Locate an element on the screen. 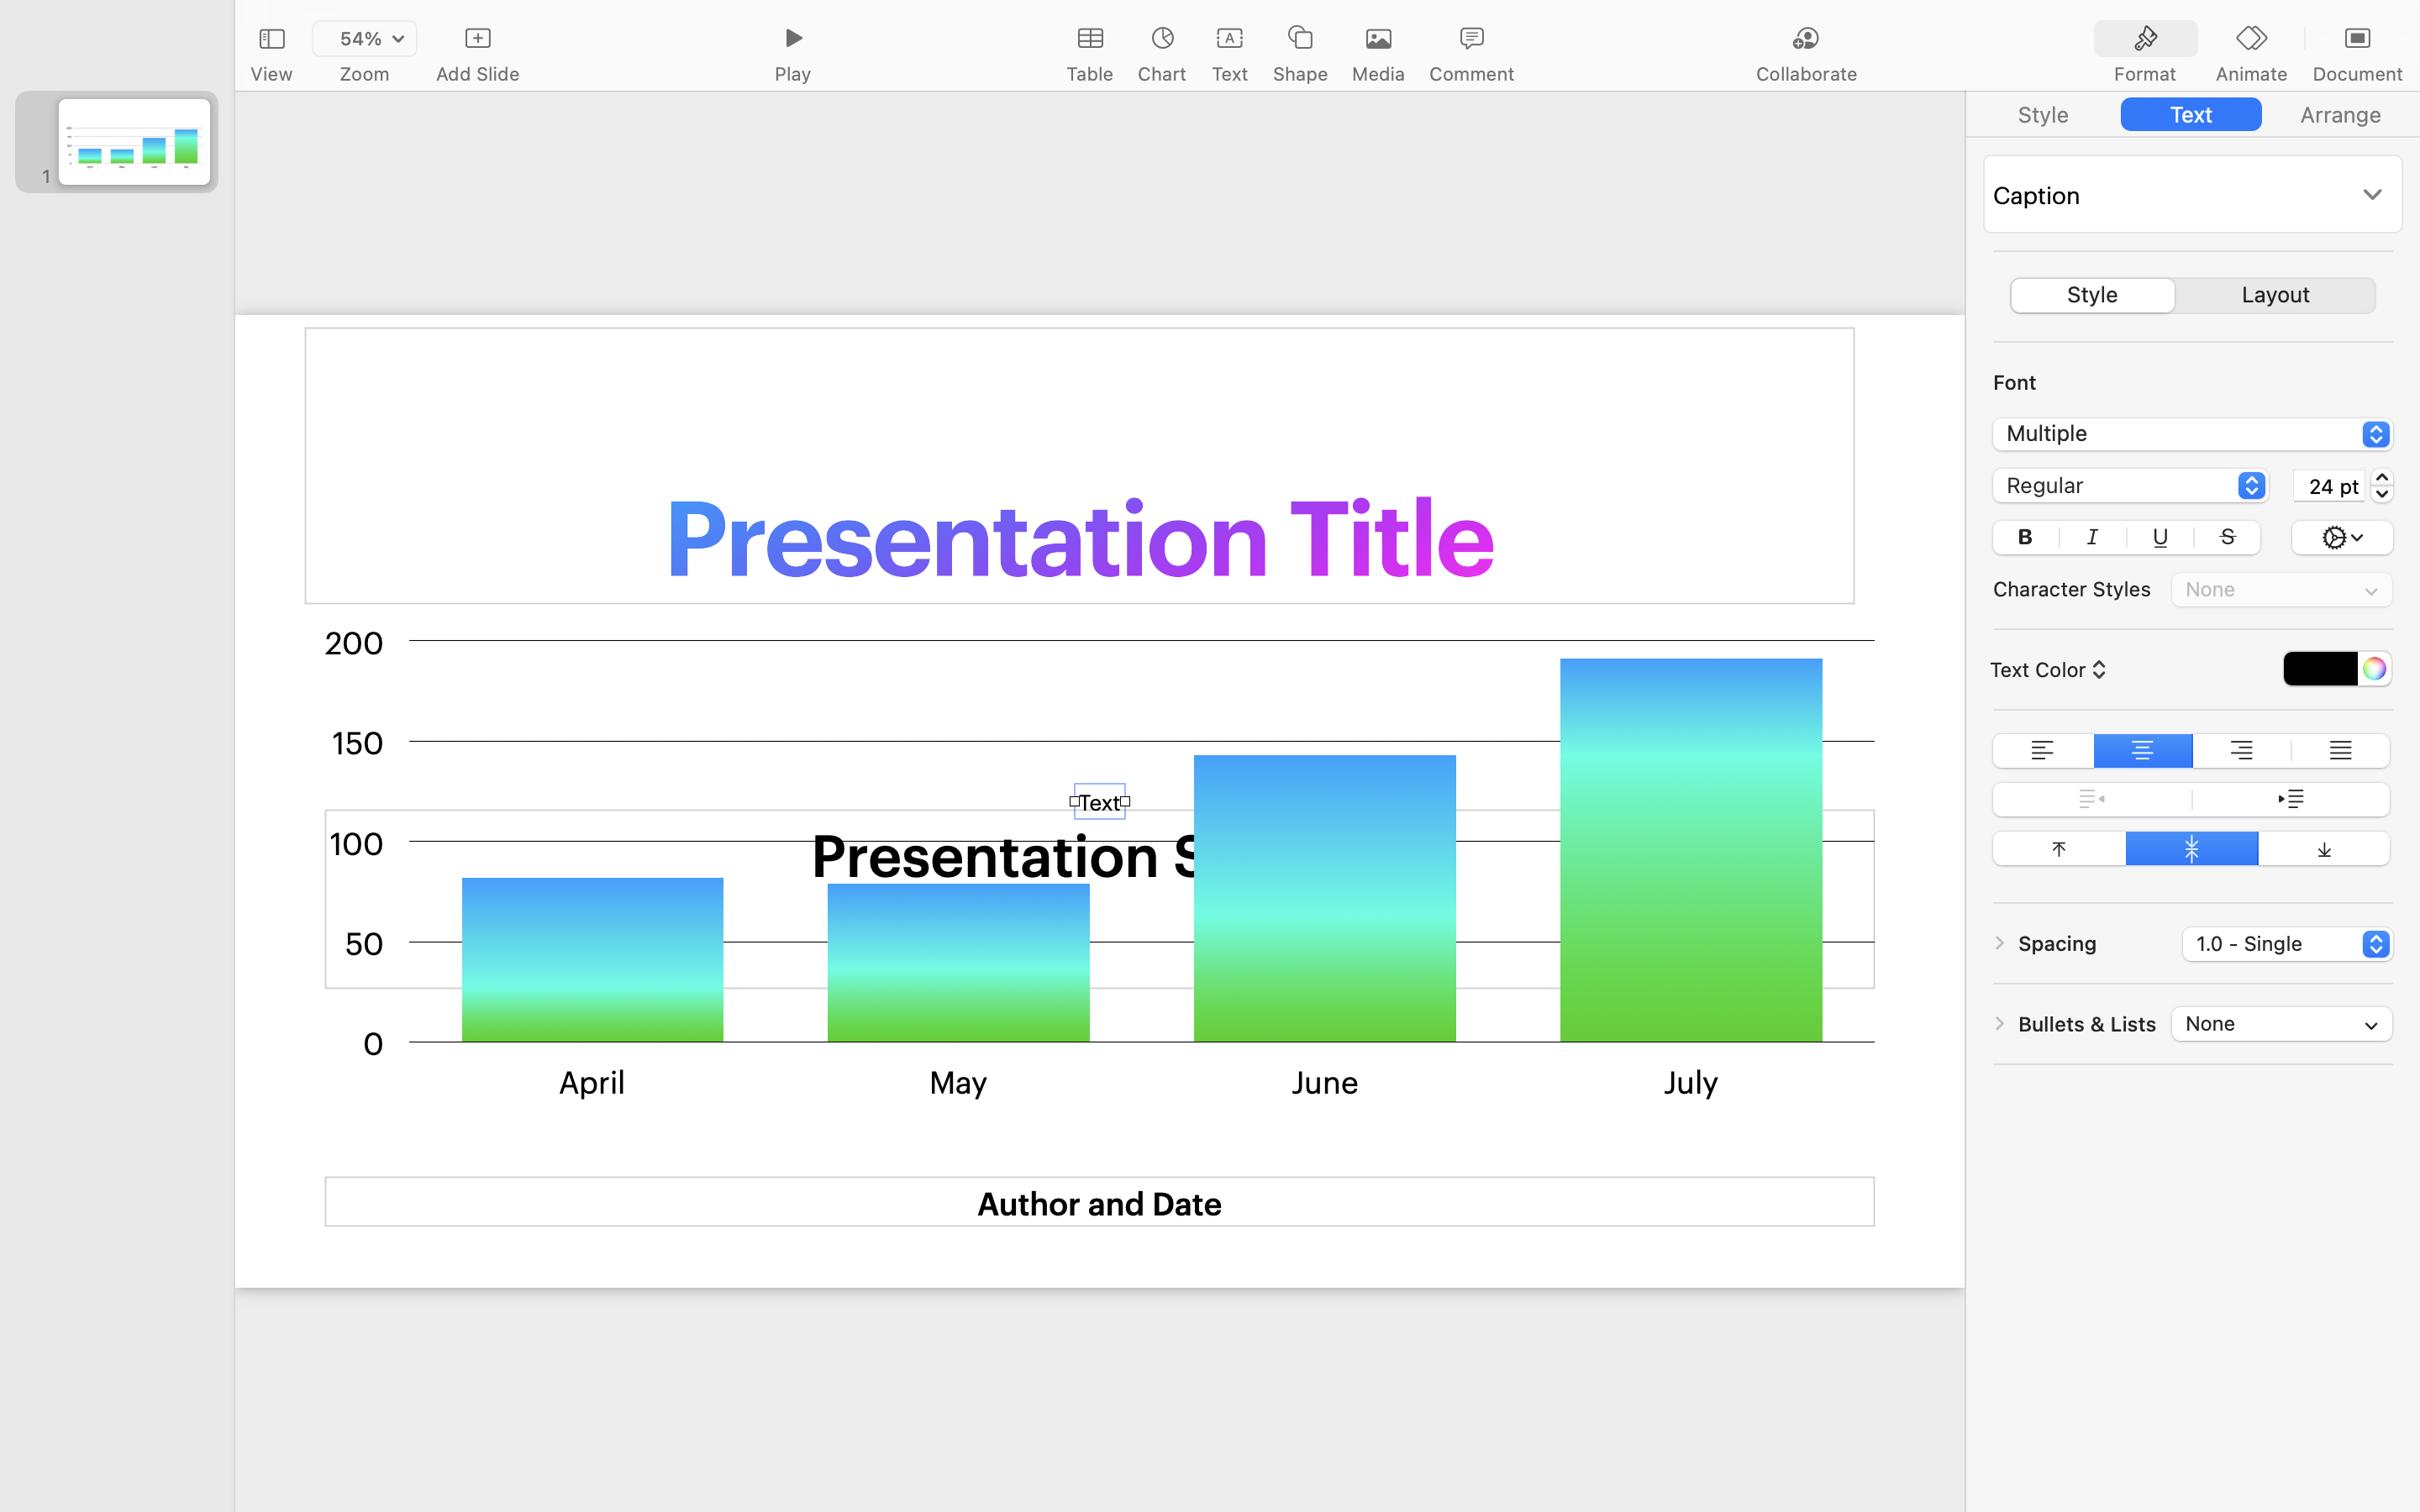 This screenshot has height=1512, width=2420. '24.0' is located at coordinates (2381, 483).